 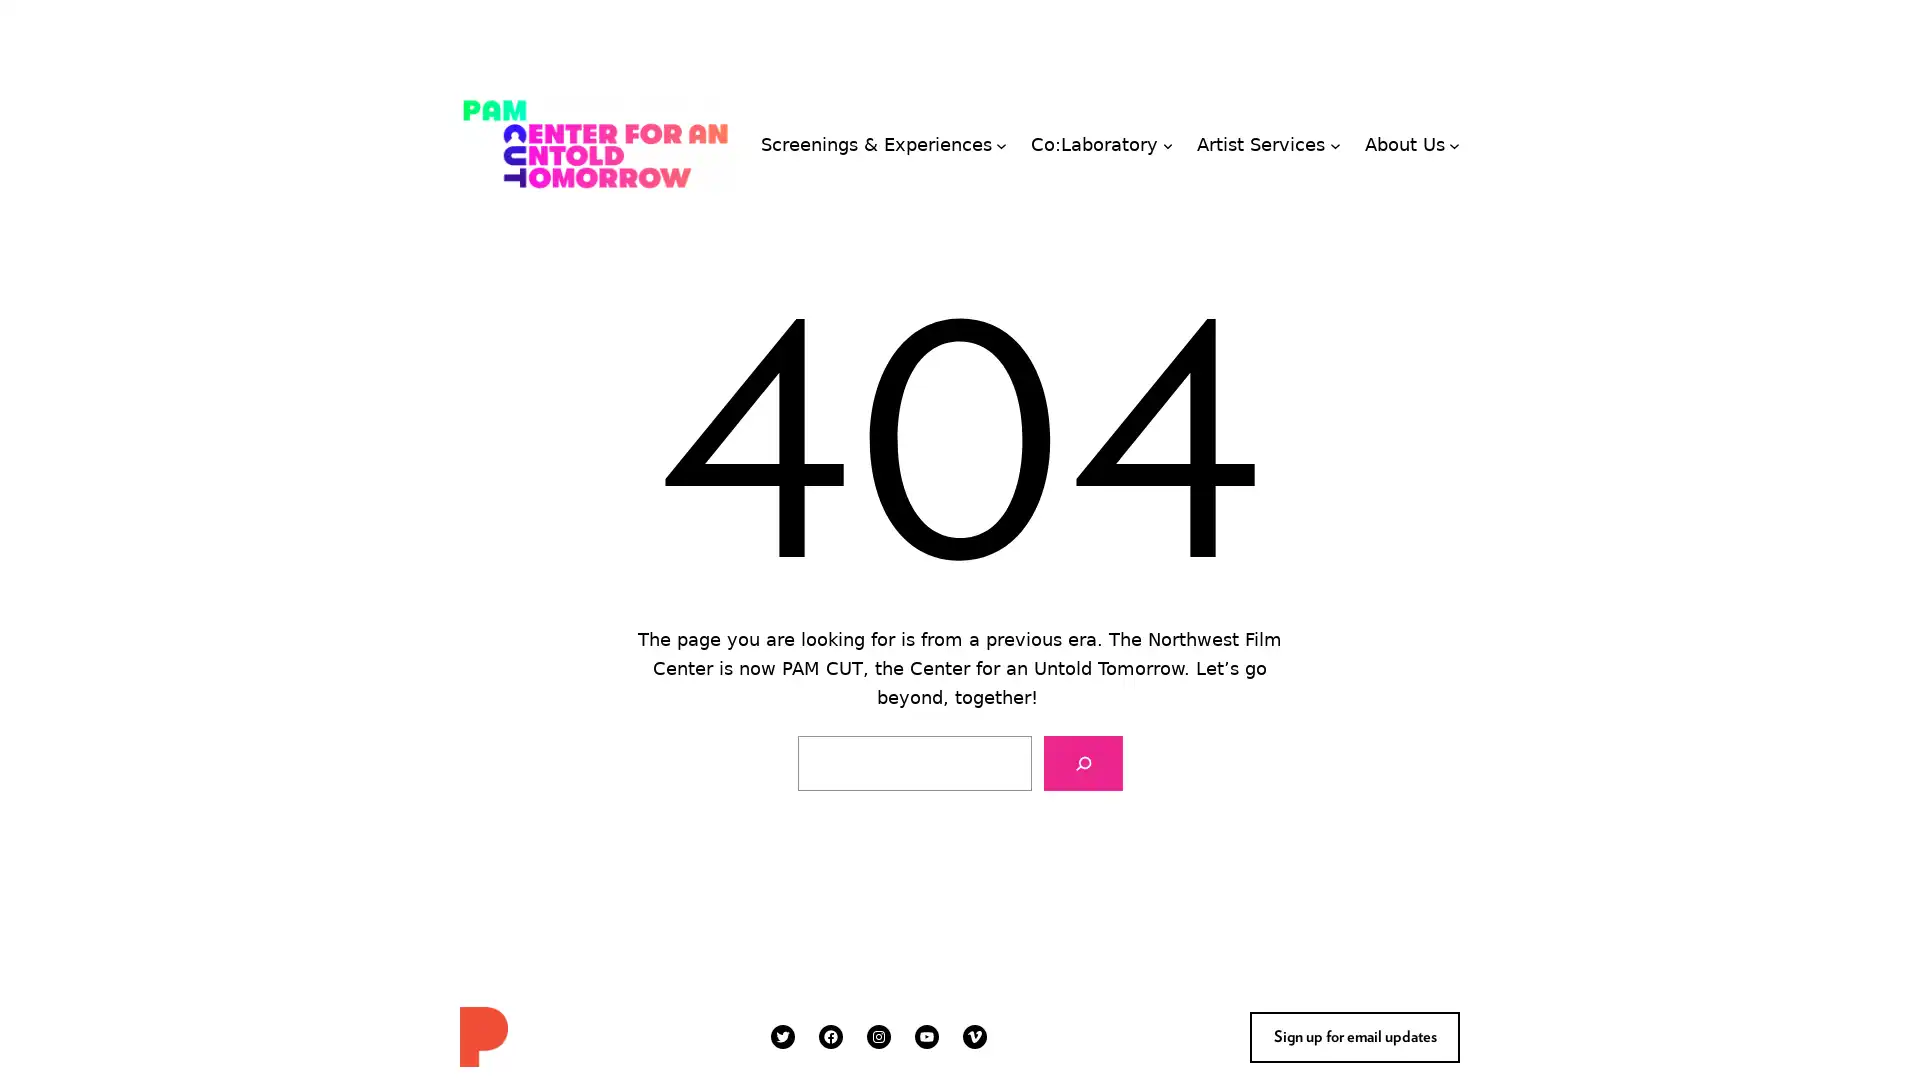 I want to click on About Us submenu, so click(x=1454, y=143).